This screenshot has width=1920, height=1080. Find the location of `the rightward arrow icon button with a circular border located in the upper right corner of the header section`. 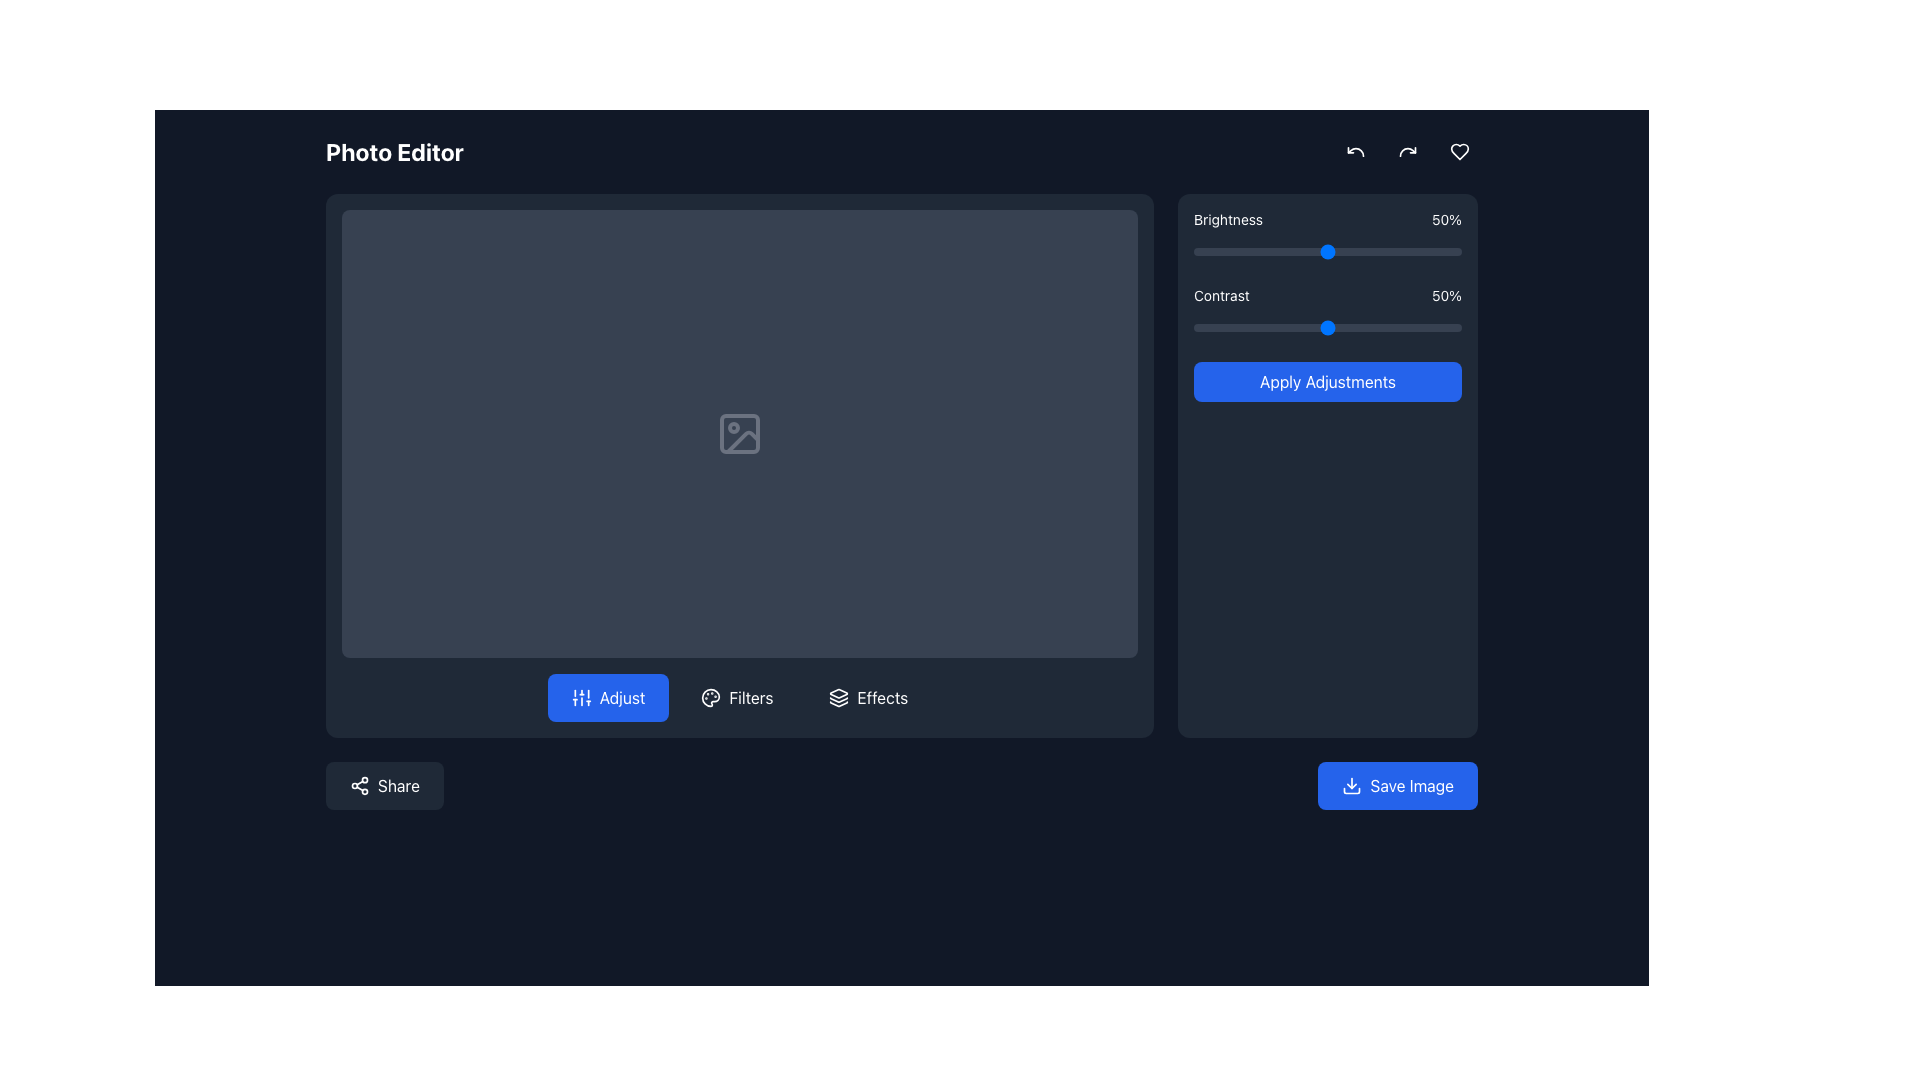

the rightward arrow icon button with a circular border located in the upper right corner of the header section is located at coordinates (1406, 150).